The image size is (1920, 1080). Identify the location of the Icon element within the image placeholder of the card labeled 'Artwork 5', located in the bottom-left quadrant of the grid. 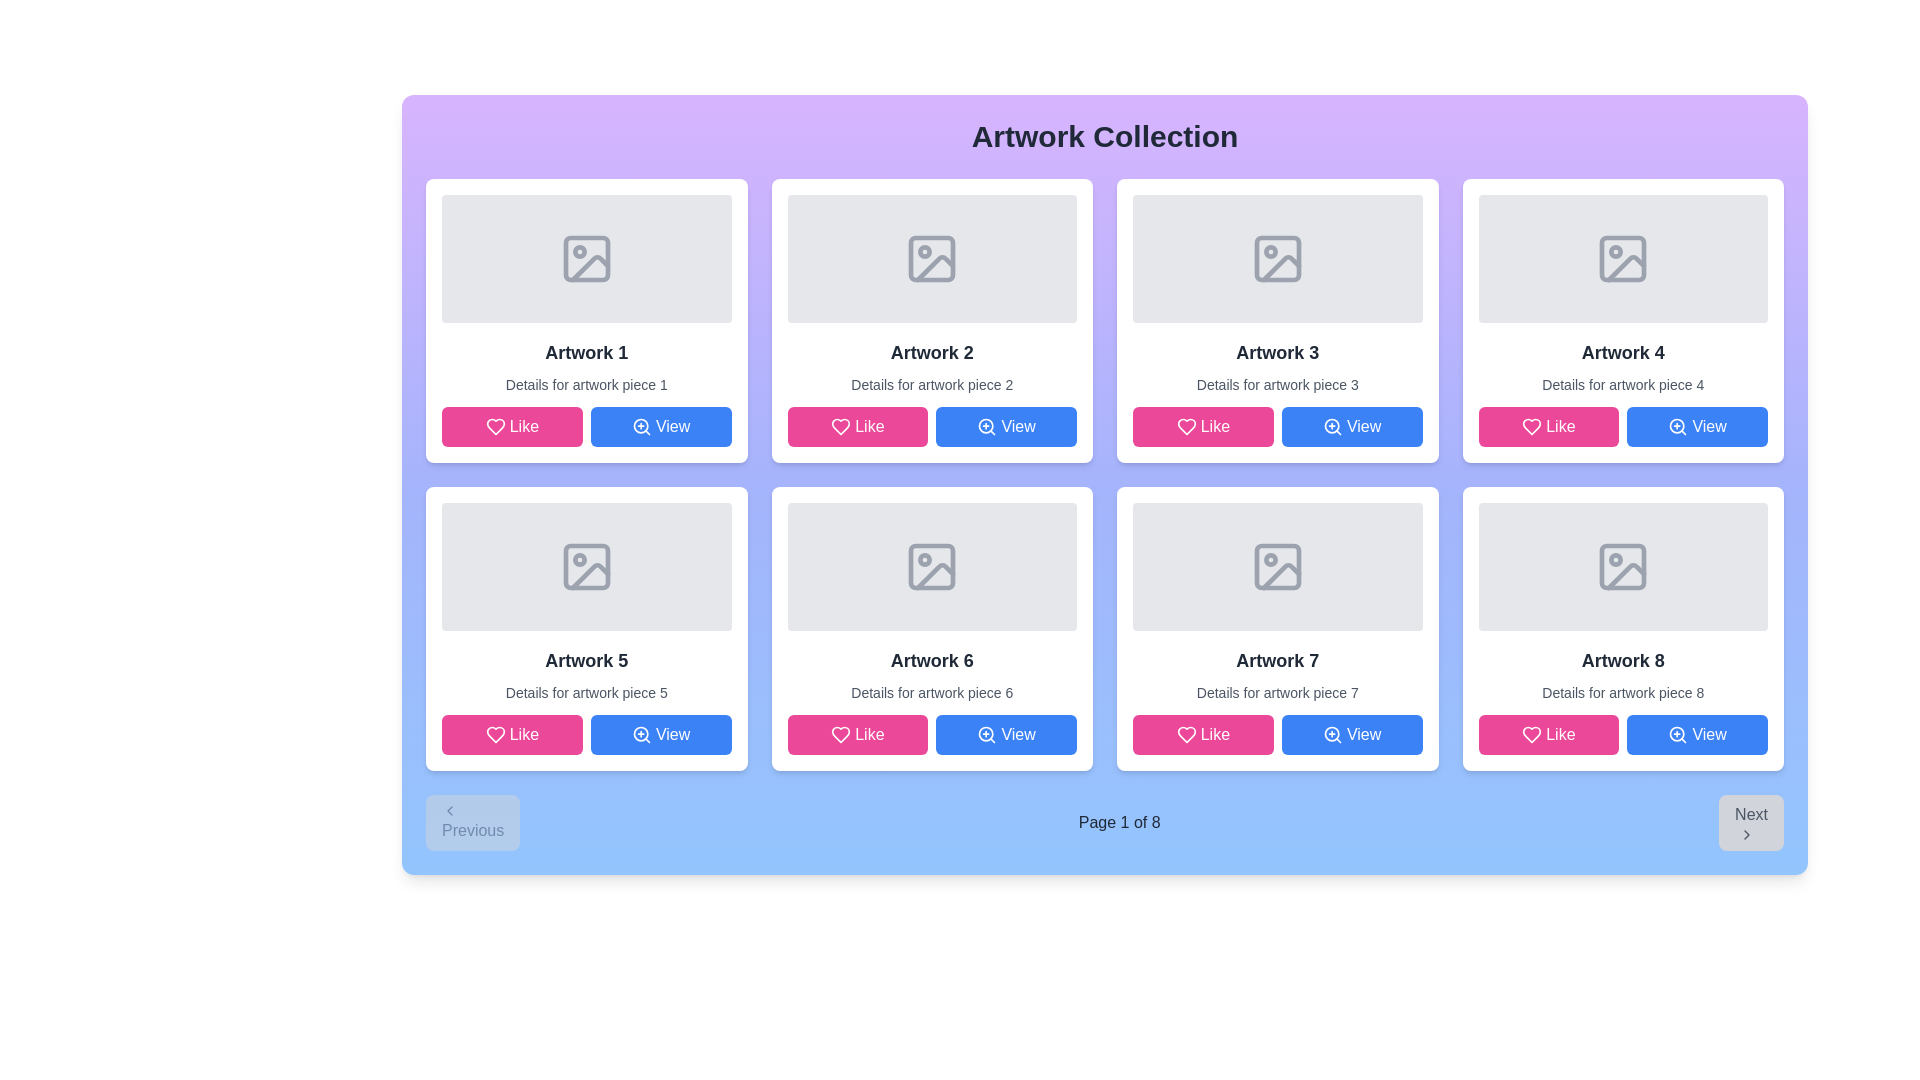
(585, 567).